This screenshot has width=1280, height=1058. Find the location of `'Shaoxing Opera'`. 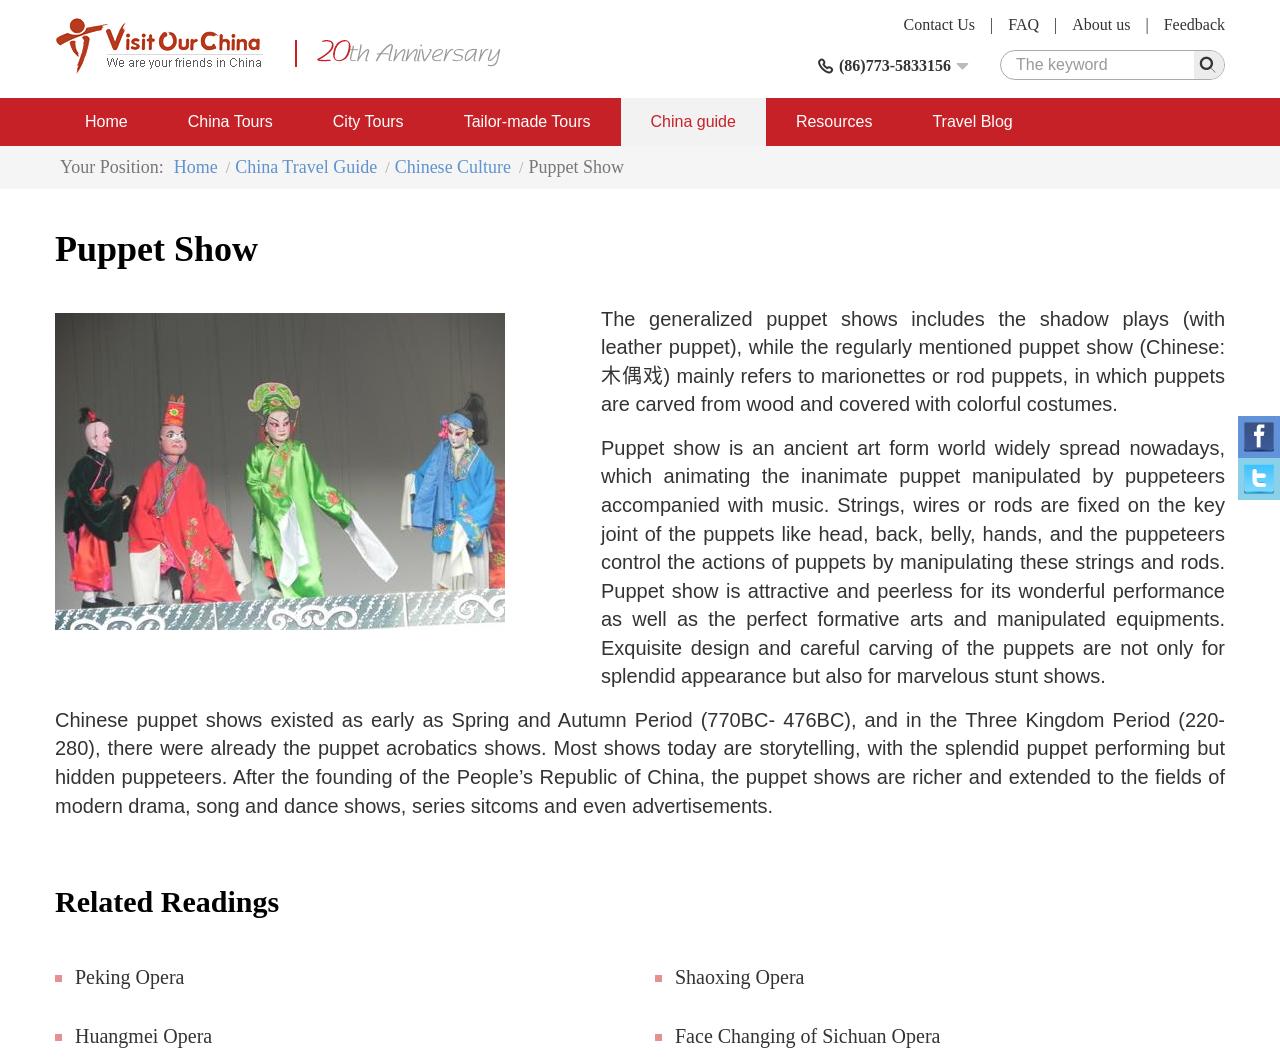

'Shaoxing Opera' is located at coordinates (738, 975).